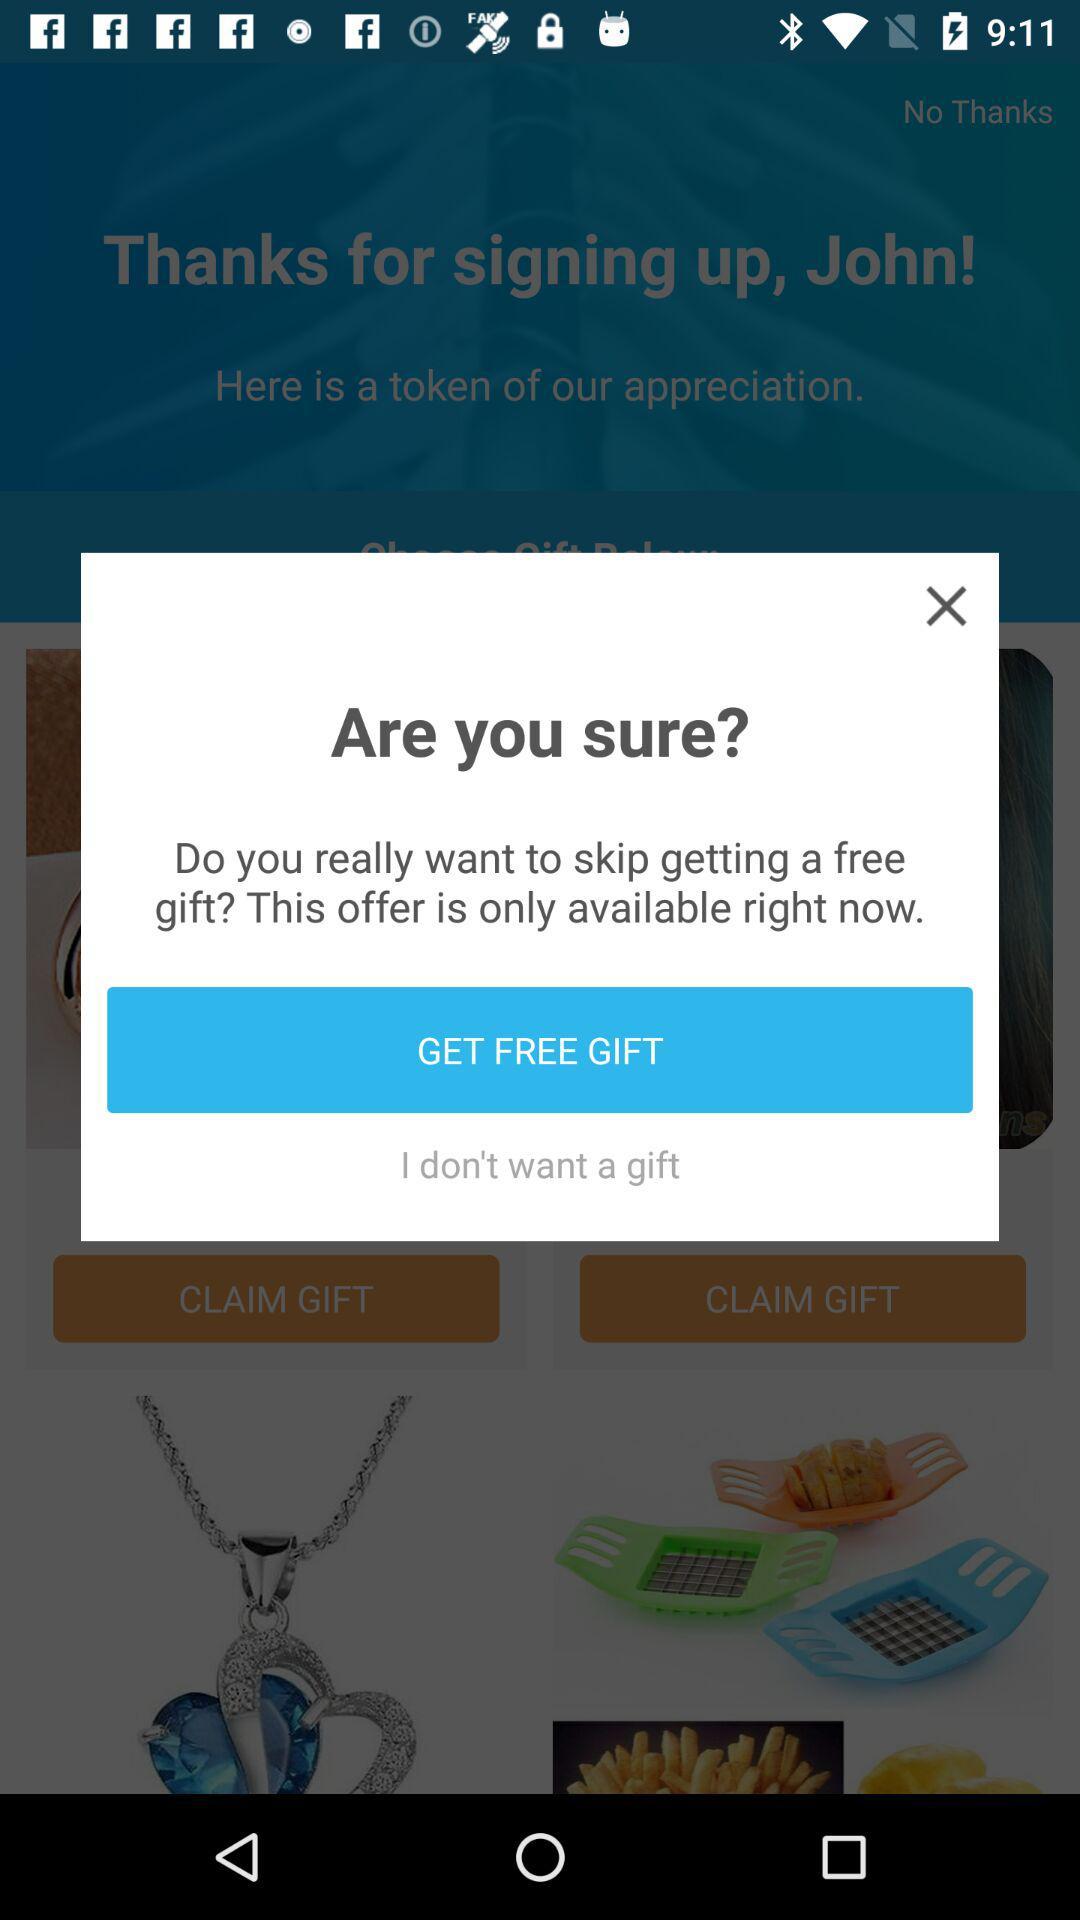 The image size is (1080, 1920). What do you see at coordinates (945, 604) in the screenshot?
I see `the close icon` at bounding box center [945, 604].